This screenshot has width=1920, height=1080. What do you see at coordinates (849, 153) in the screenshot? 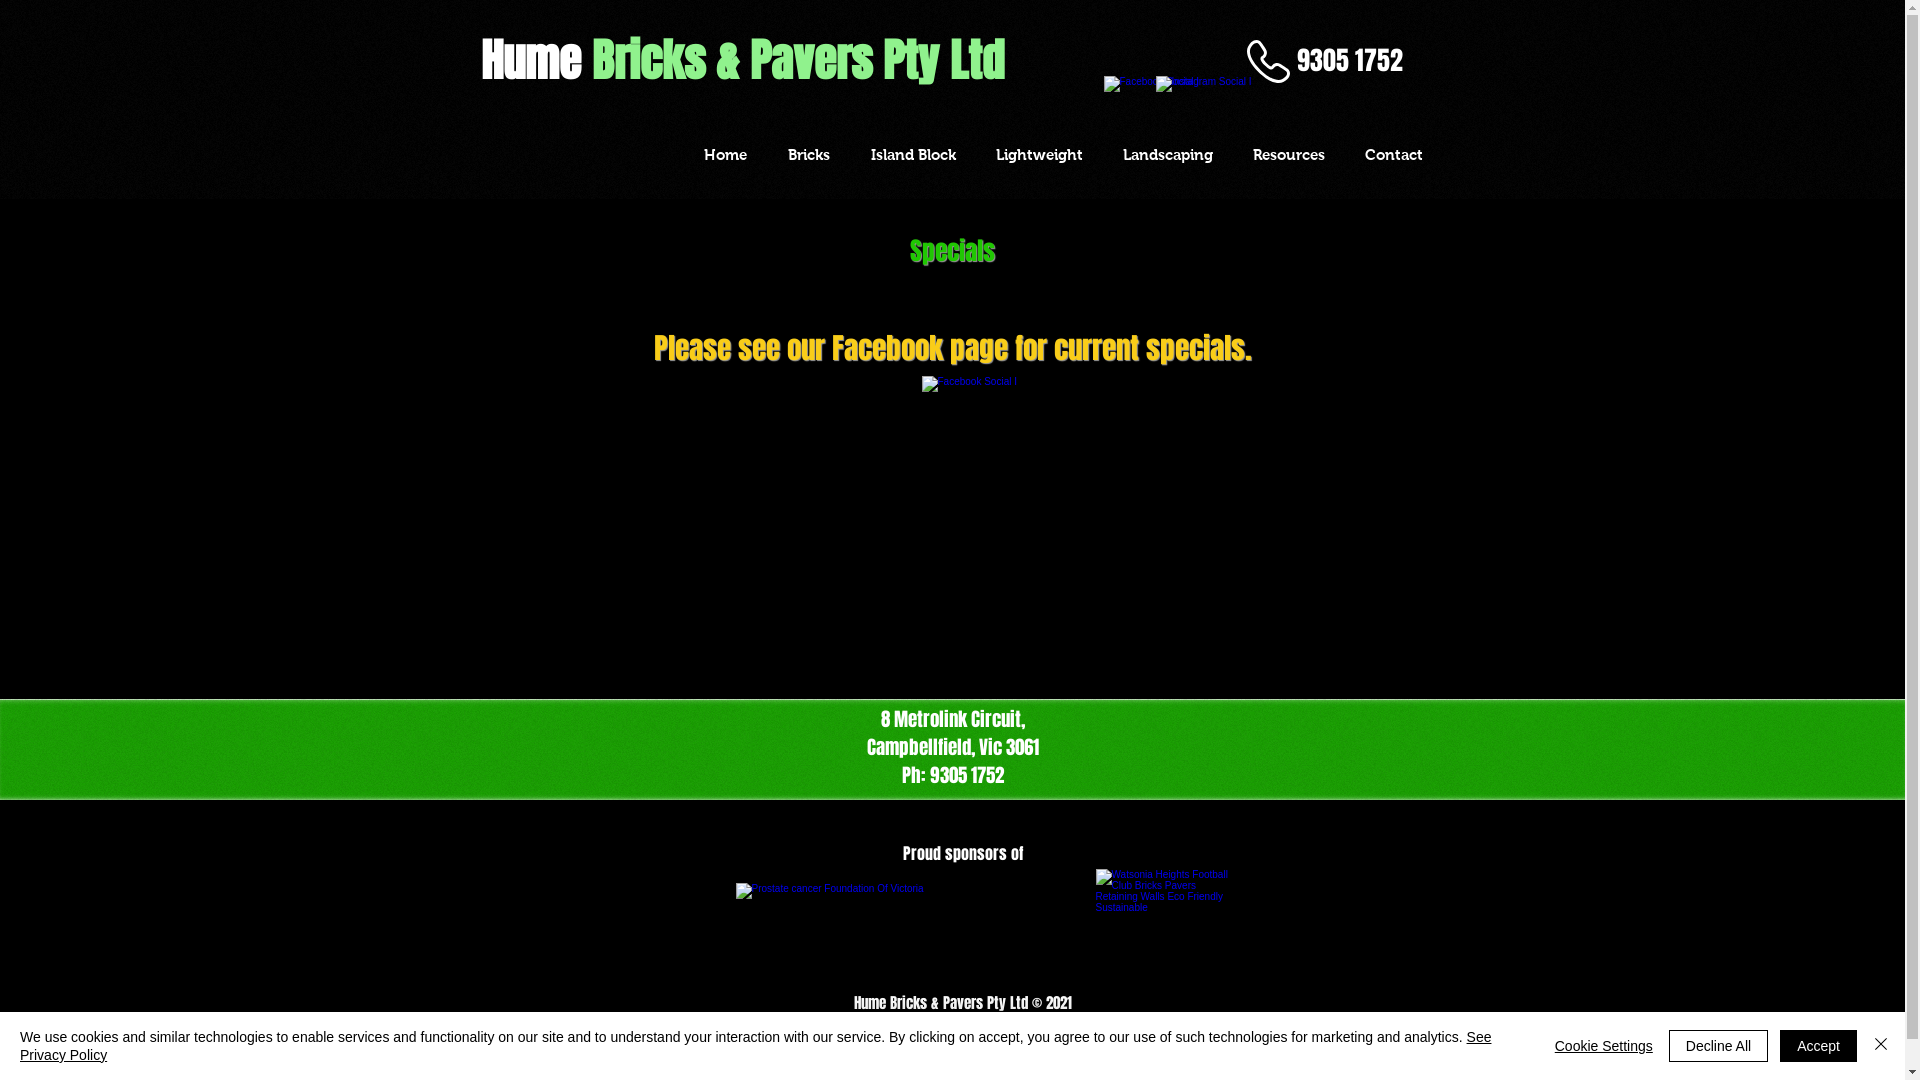
I see `'Island Block'` at bounding box center [849, 153].